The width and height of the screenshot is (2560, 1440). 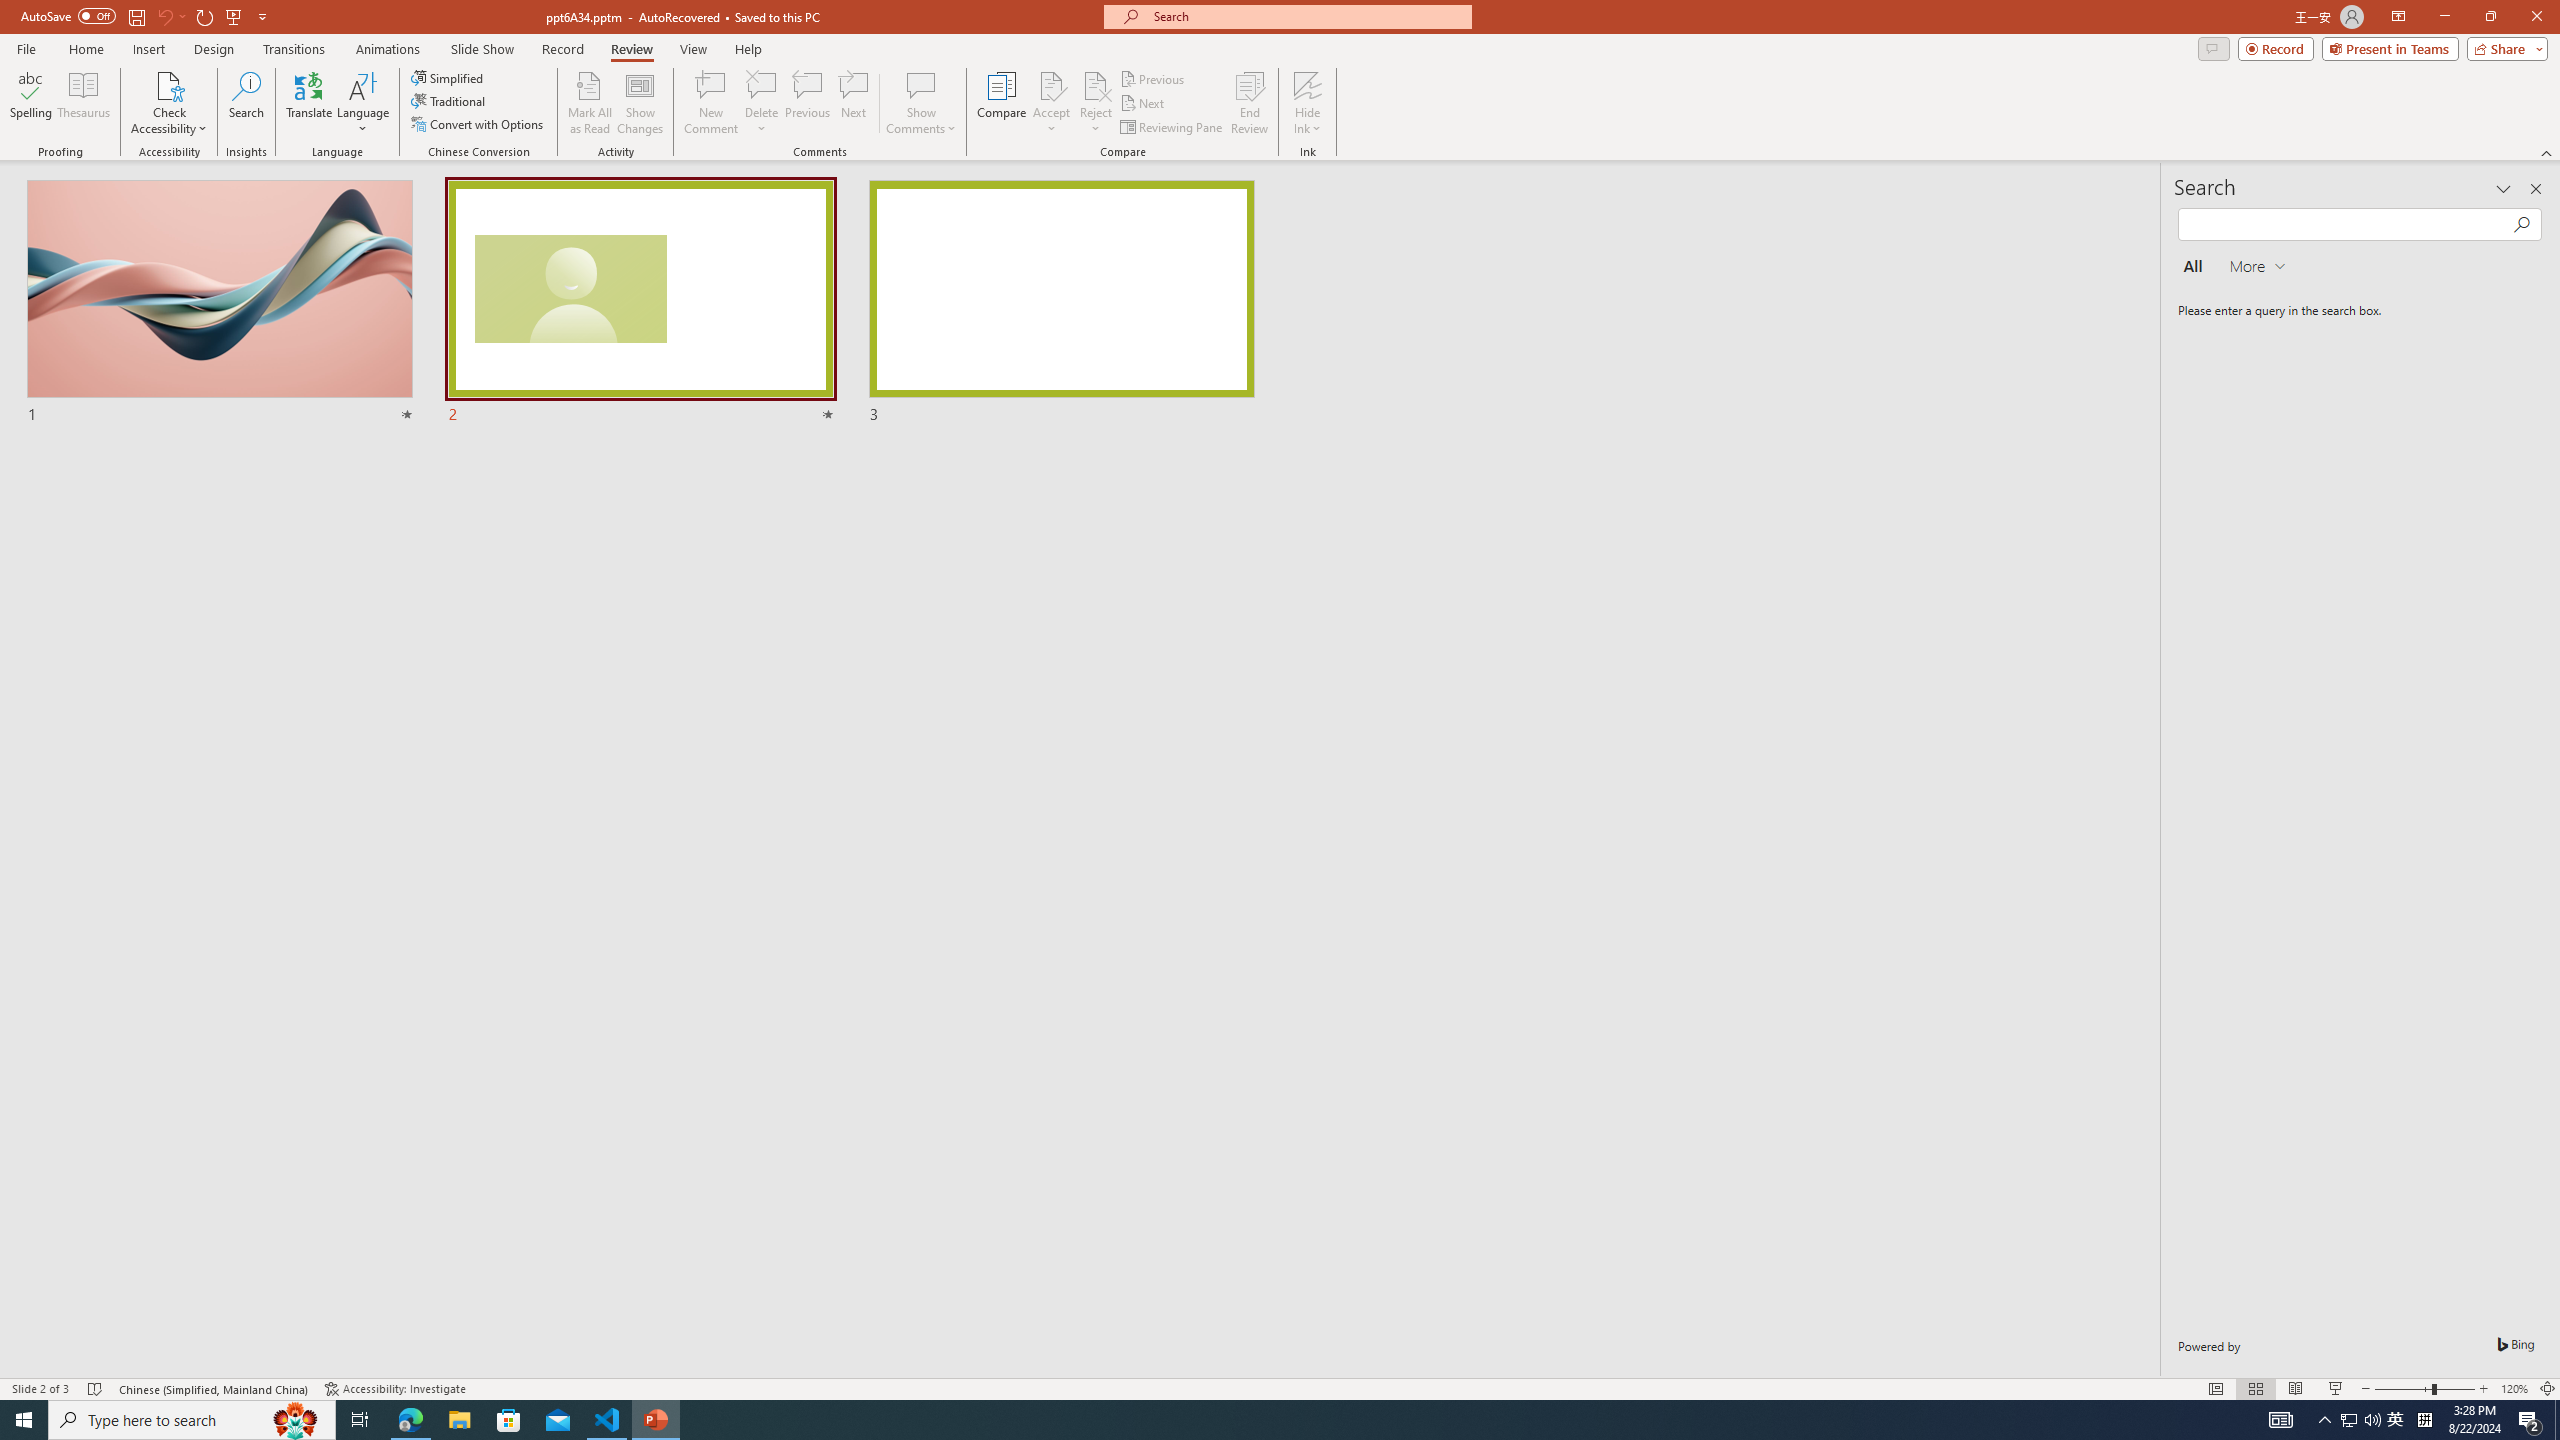 I want to click on 'Compare', so click(x=1002, y=103).